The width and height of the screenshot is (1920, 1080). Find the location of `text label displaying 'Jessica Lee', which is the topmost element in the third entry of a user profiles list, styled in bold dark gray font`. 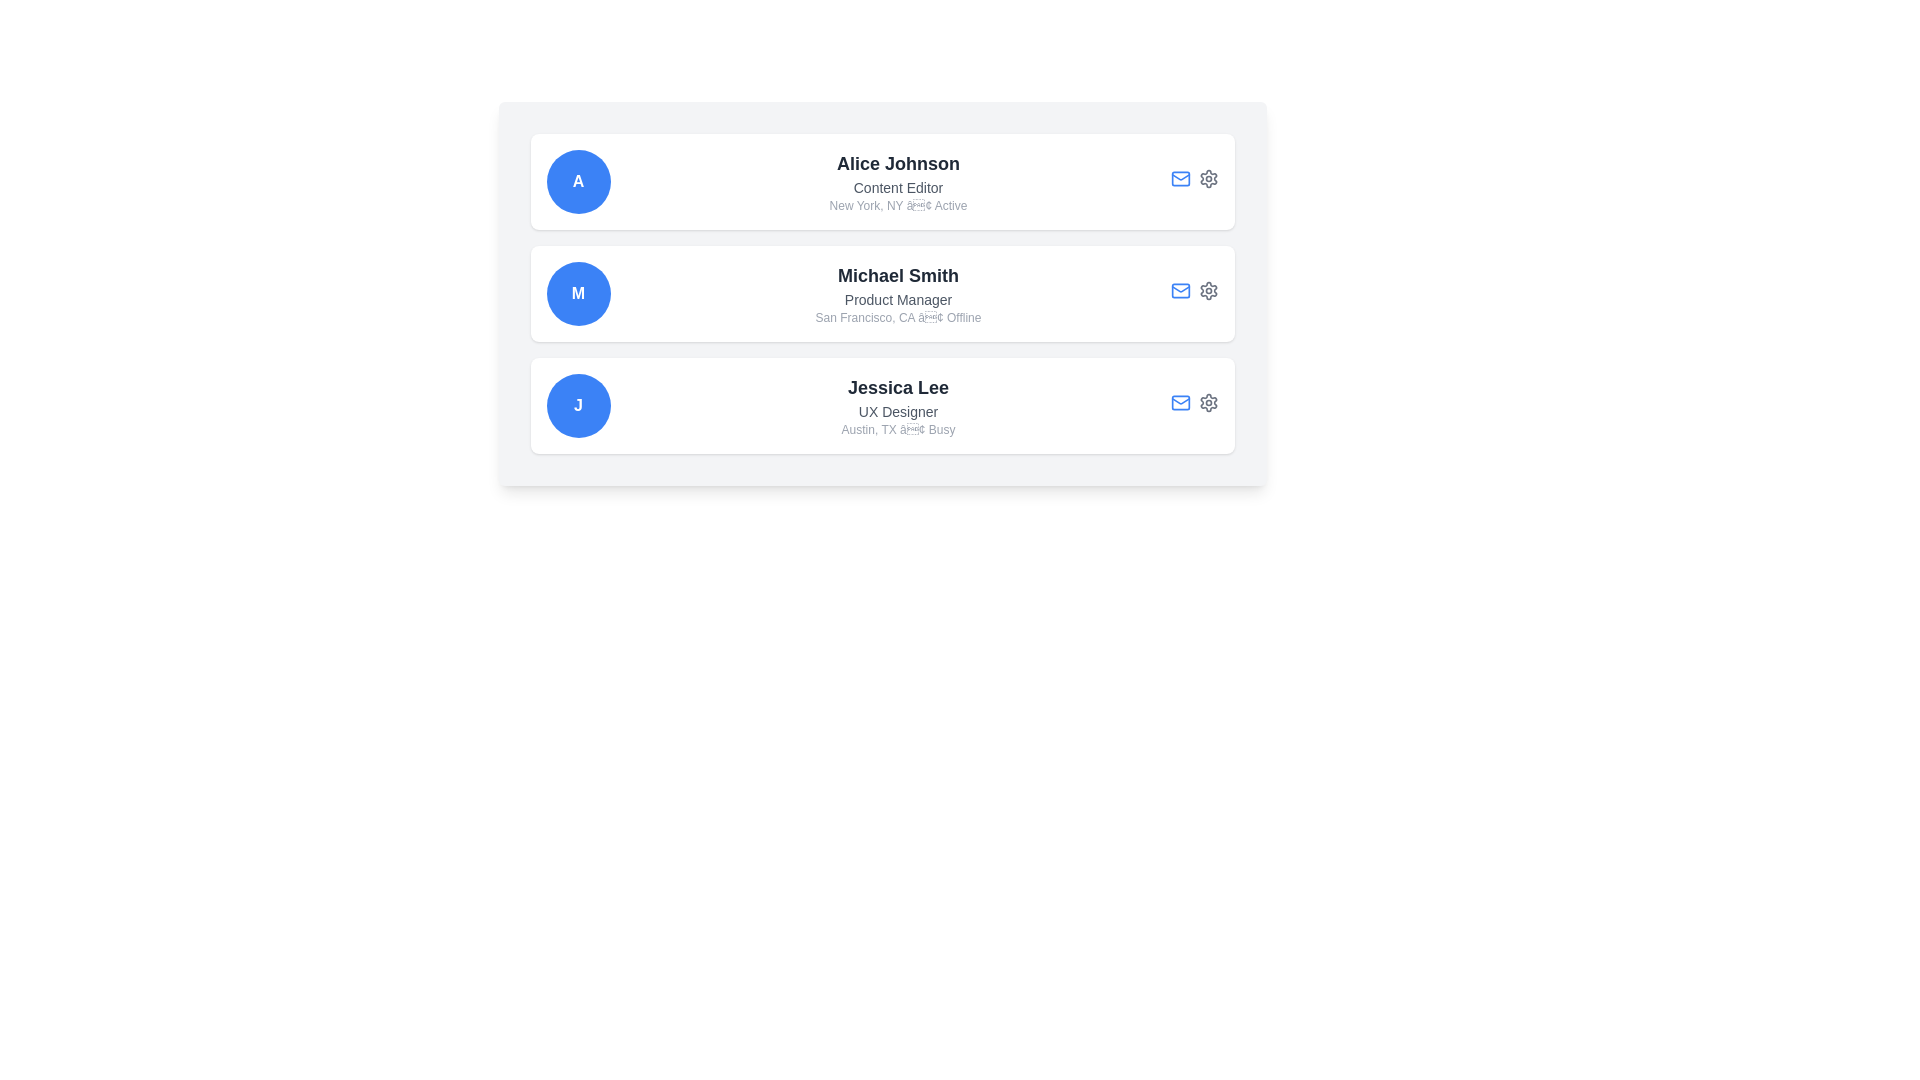

text label displaying 'Jessica Lee', which is the topmost element in the third entry of a user profiles list, styled in bold dark gray font is located at coordinates (897, 388).